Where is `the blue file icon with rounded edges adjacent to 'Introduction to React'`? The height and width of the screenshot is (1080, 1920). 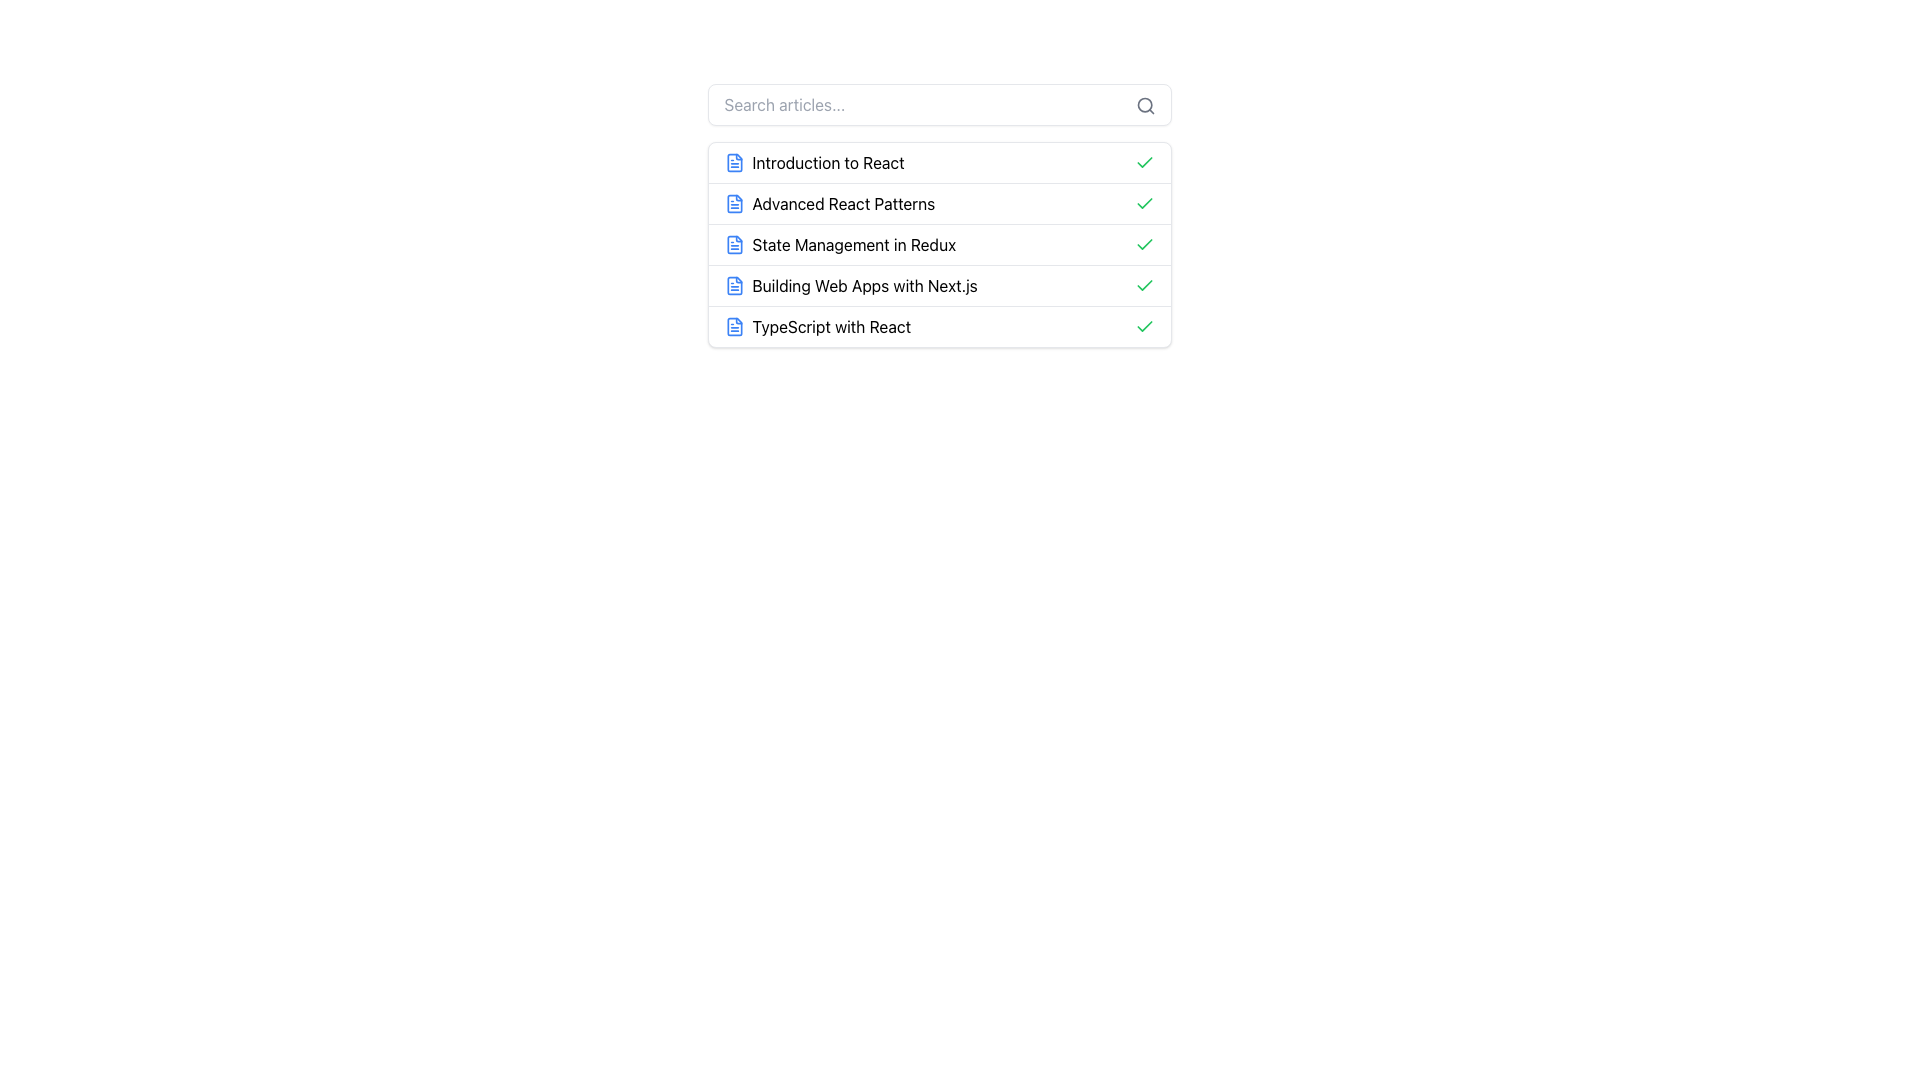 the blue file icon with rounded edges adjacent to 'Introduction to React' is located at coordinates (733, 161).